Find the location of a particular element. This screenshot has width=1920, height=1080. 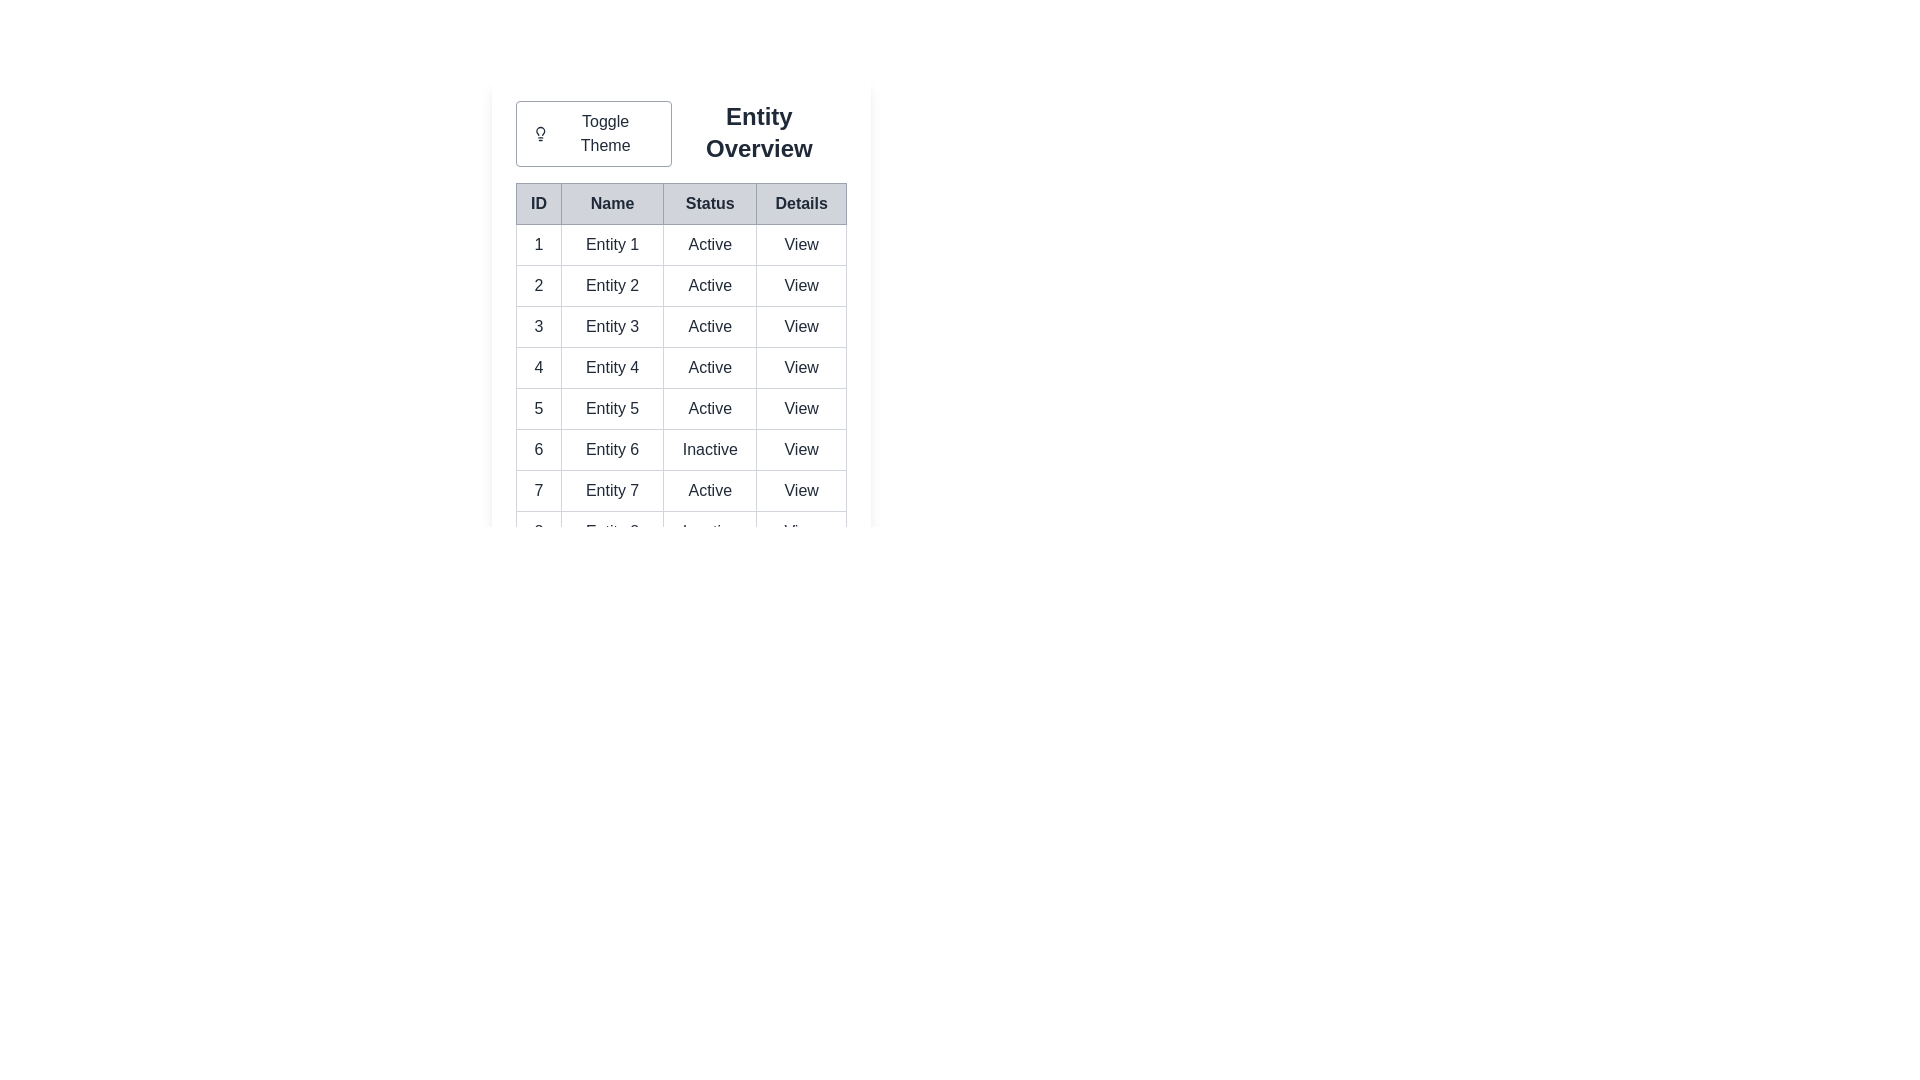

the table header labeled Details to sort the data by that column is located at coordinates (801, 204).